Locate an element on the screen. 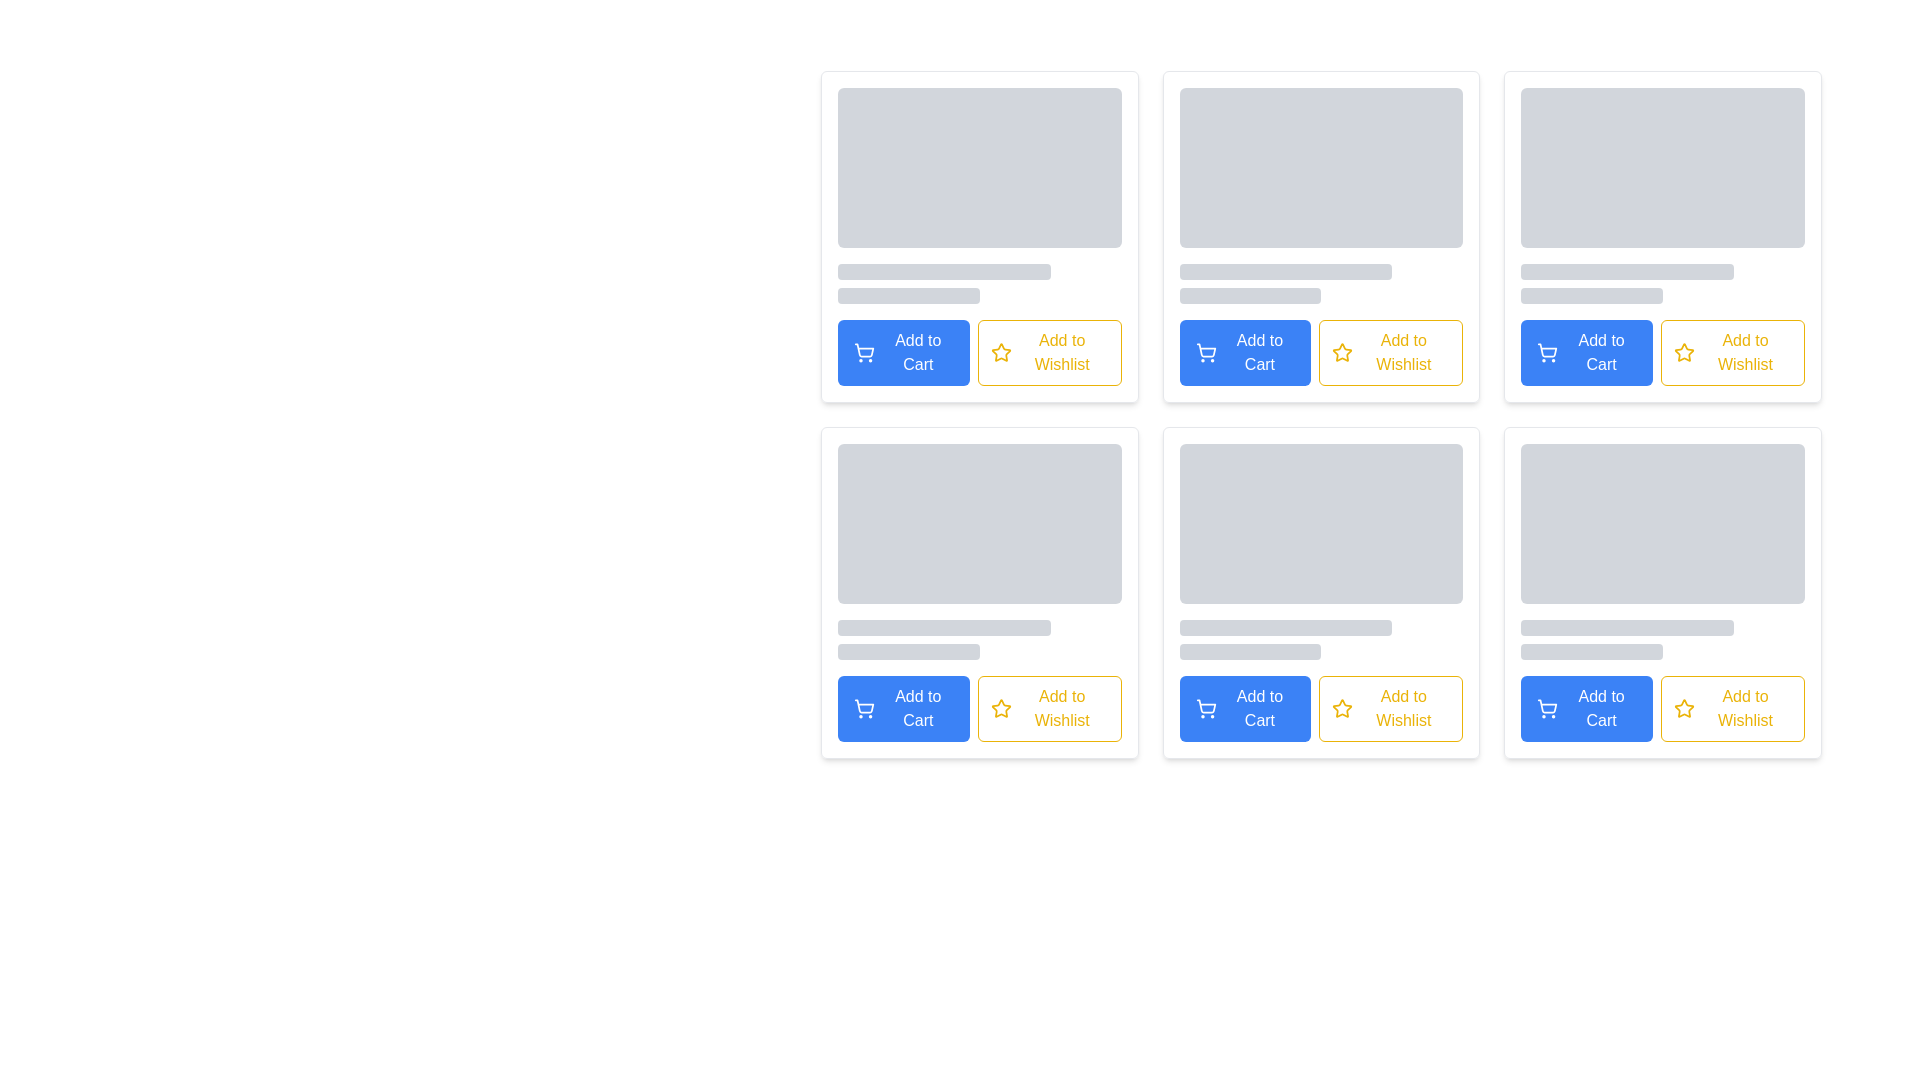 The image size is (1920, 1080). the shopping cart icon located to the left of the 'Add to Cart' button within the product card is located at coordinates (1205, 705).